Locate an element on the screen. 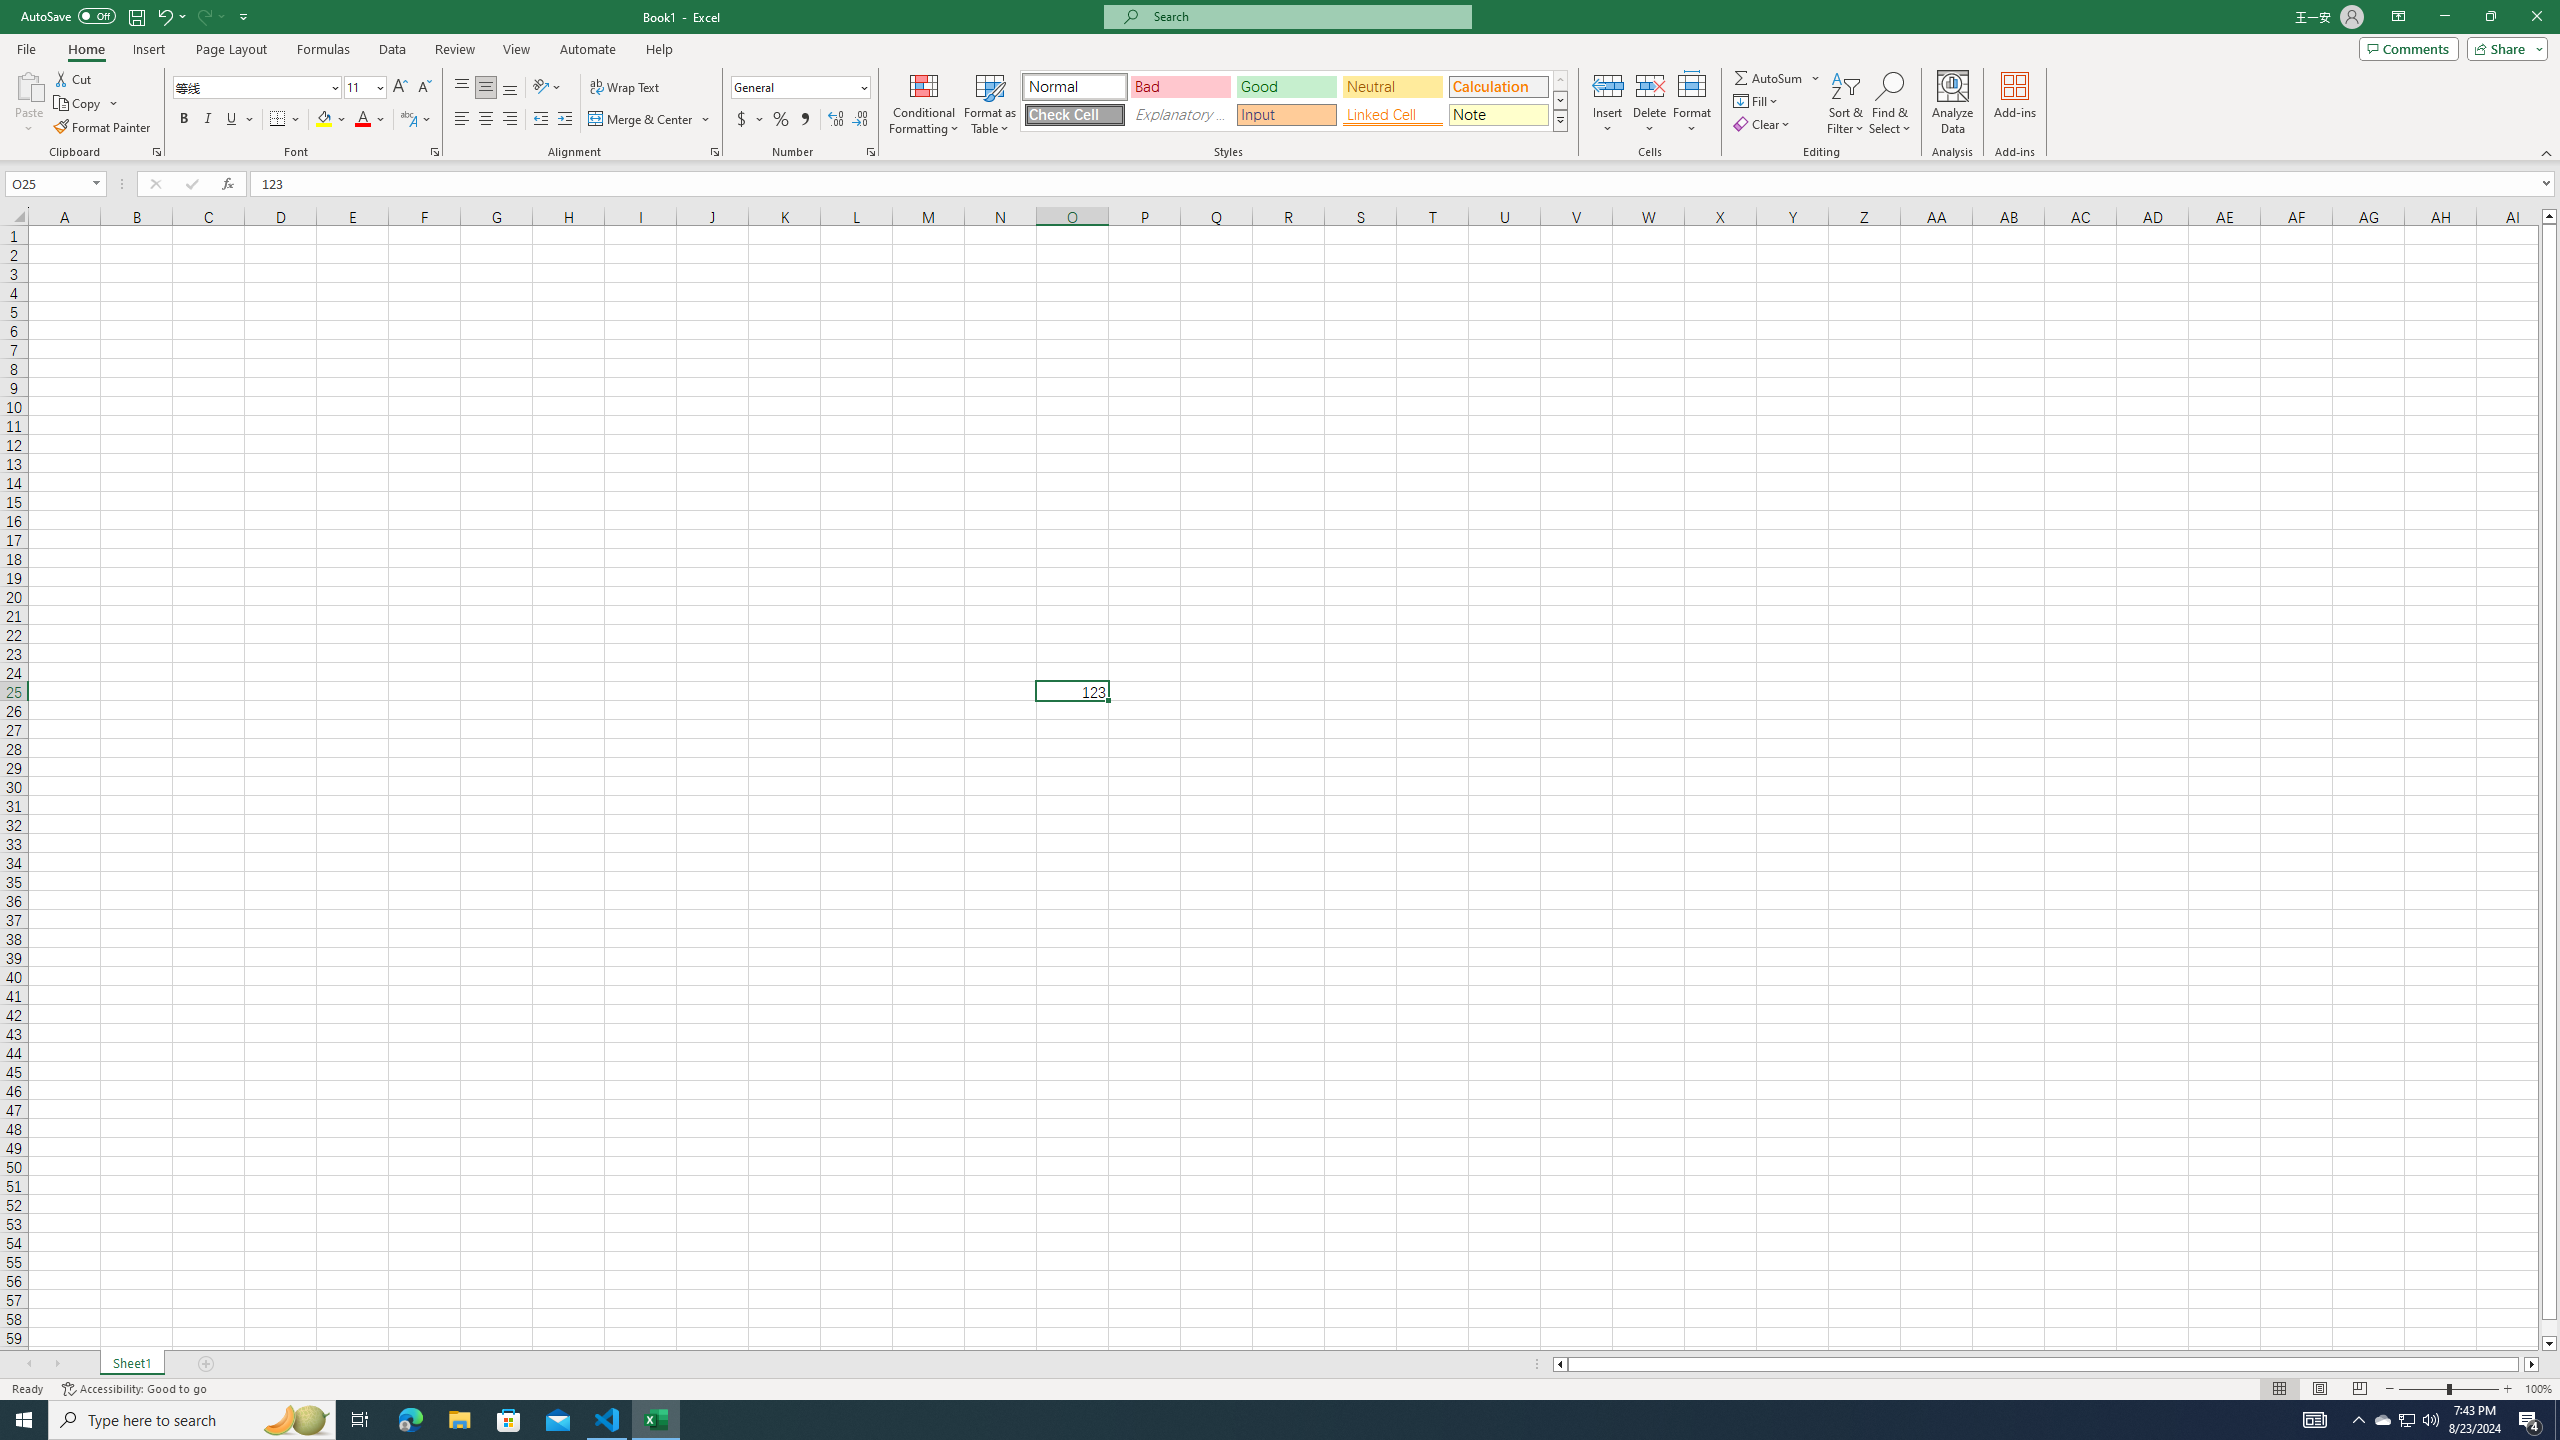 This screenshot has width=2560, height=1440. 'Column left' is located at coordinates (1558, 1363).